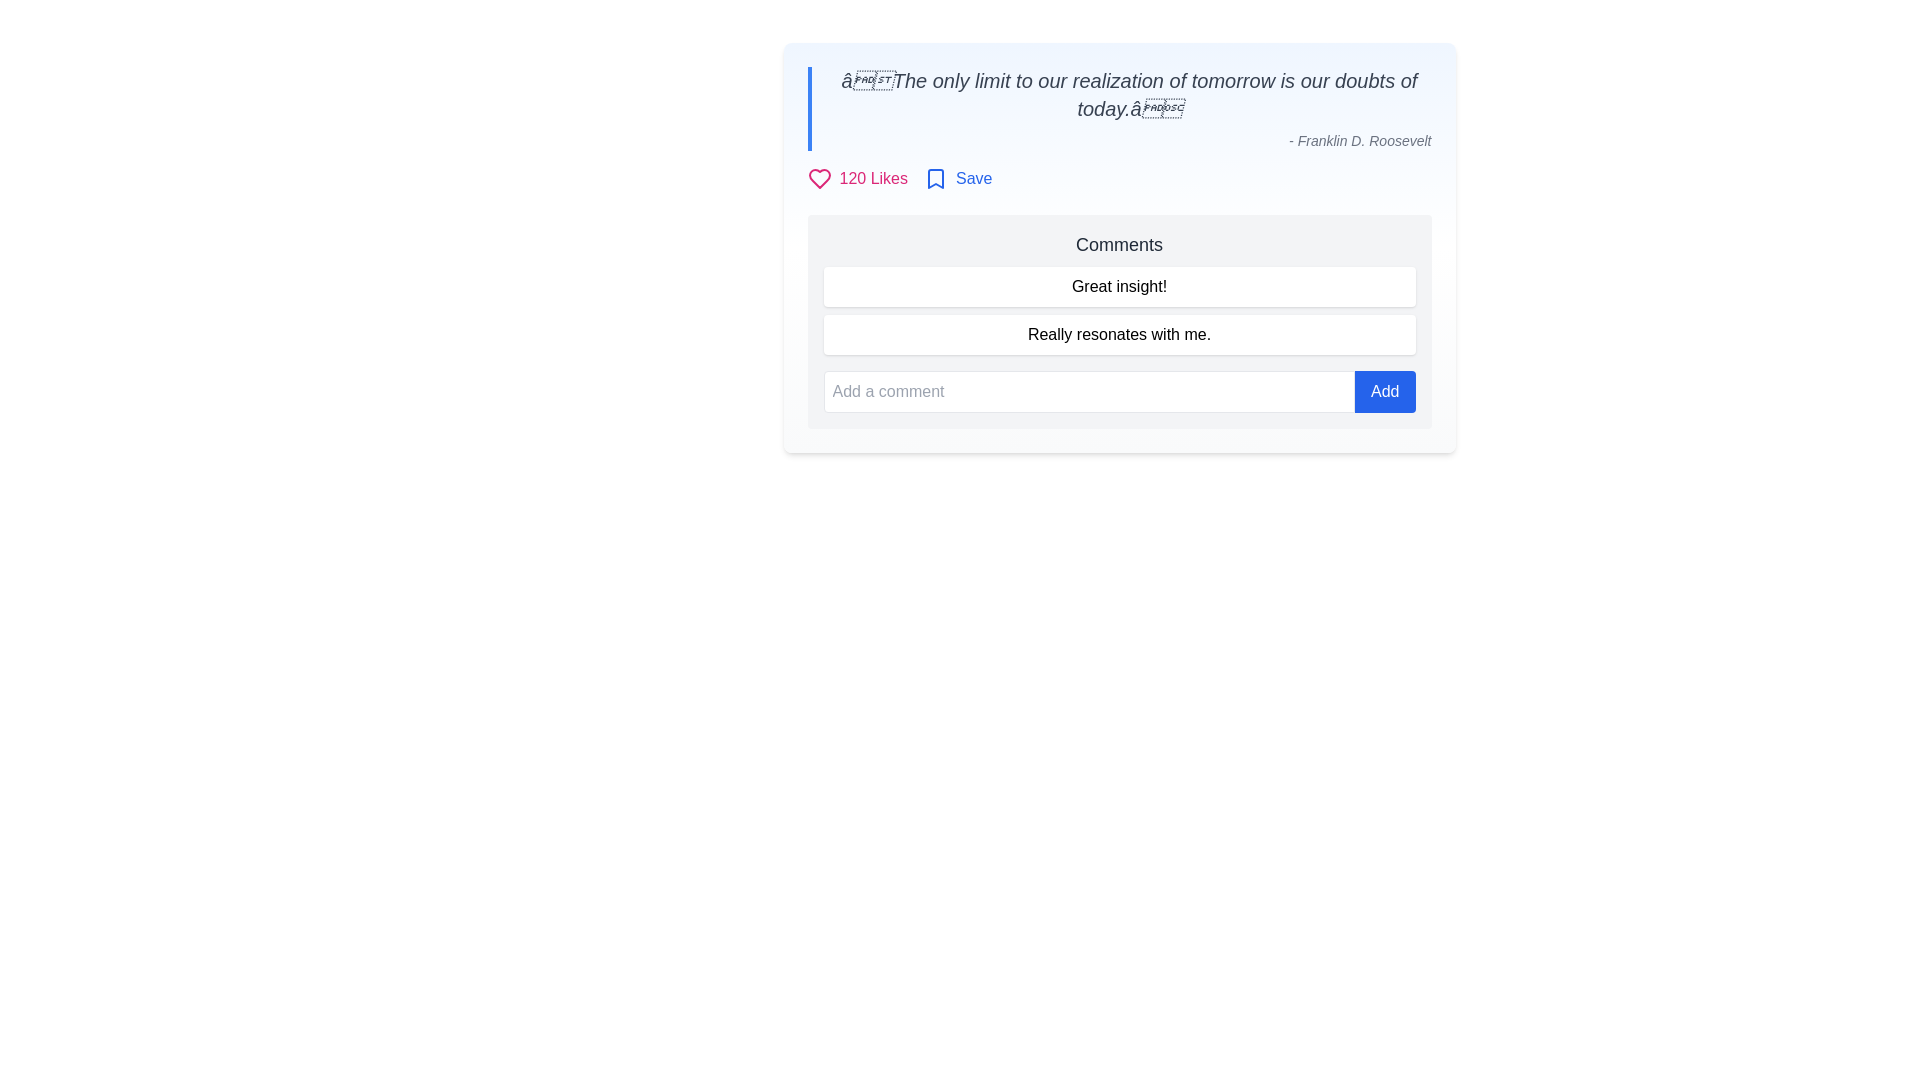 The width and height of the screenshot is (1920, 1080). Describe the element at coordinates (1118, 334) in the screenshot. I see `comment text displayed in the Text Display Box, which contains the text 'Really resonates with me.'` at that location.